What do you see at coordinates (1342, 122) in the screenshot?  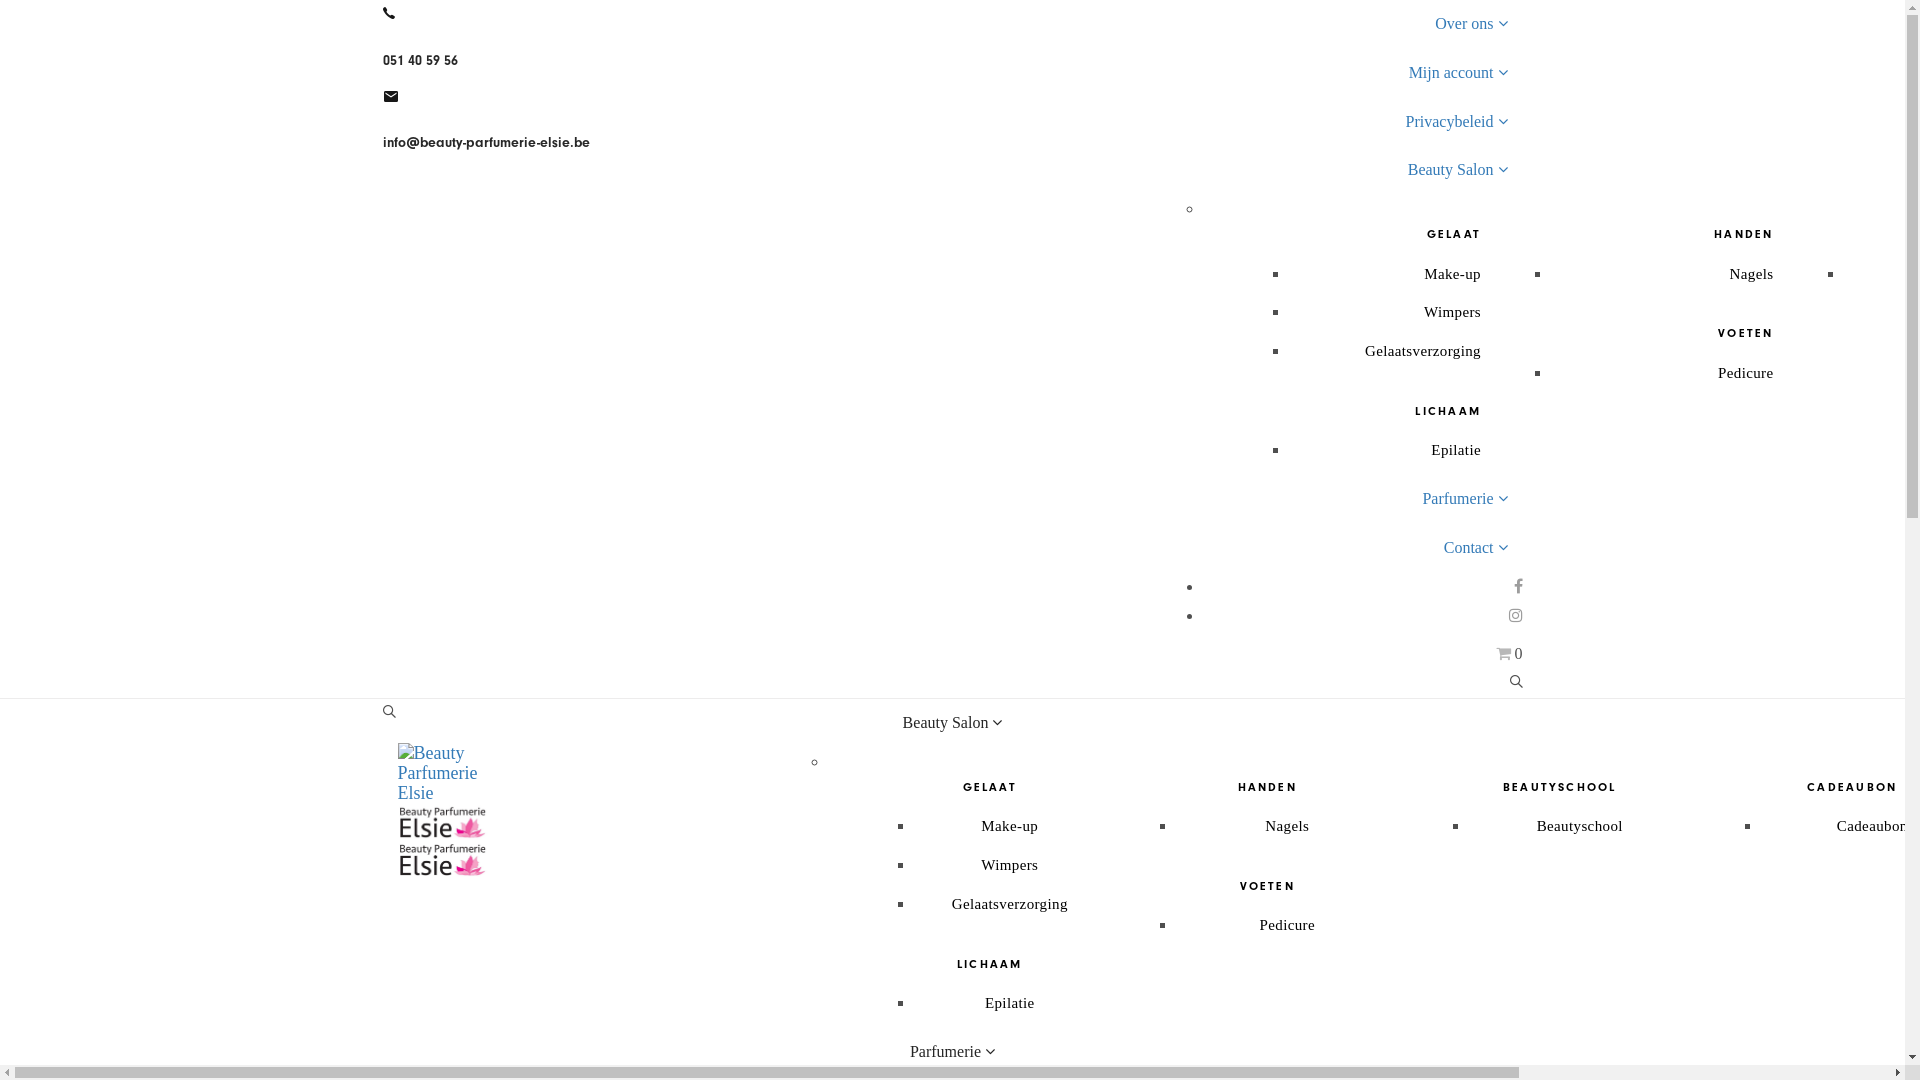 I see `'Privacybeleid'` at bounding box center [1342, 122].